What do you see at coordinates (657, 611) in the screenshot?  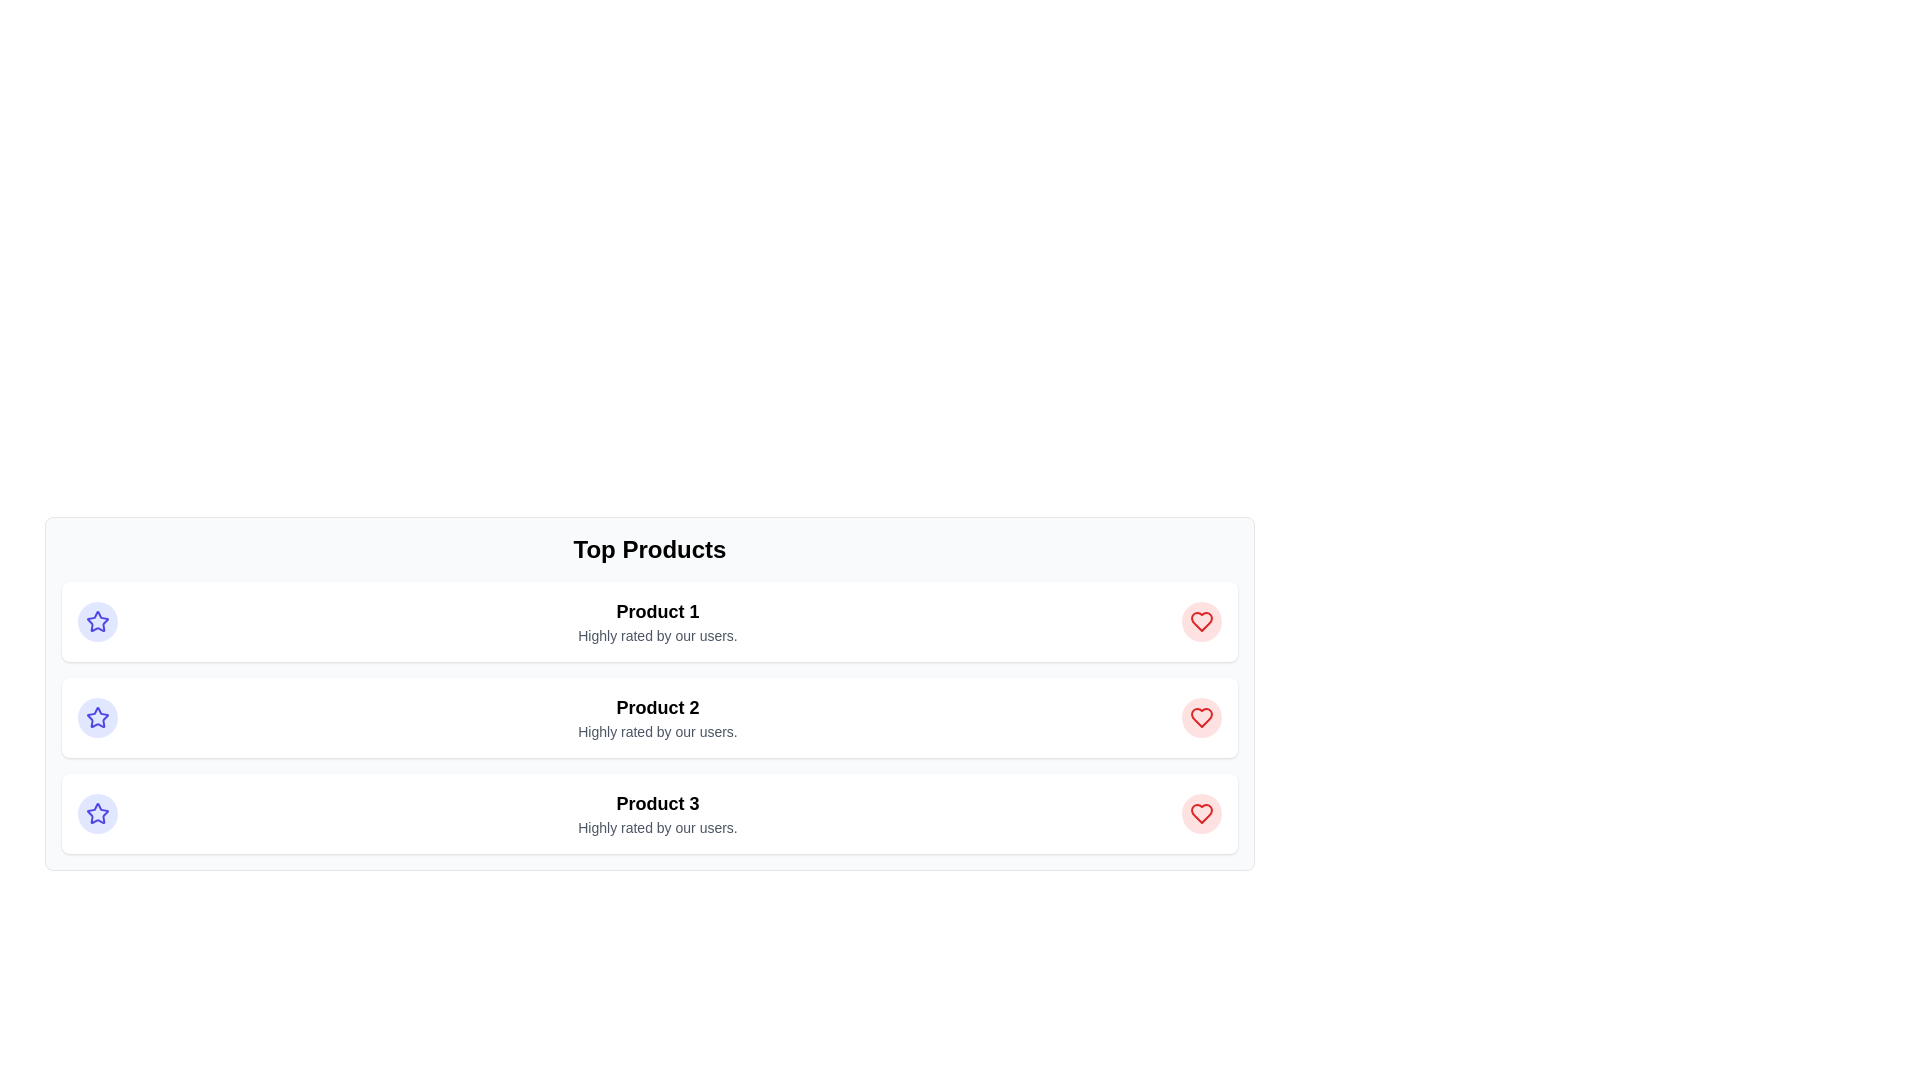 I see `the text label that identifies the first product in the list, located at the top of the product entries, above the description 'Highly rated by our users.'` at bounding box center [657, 611].